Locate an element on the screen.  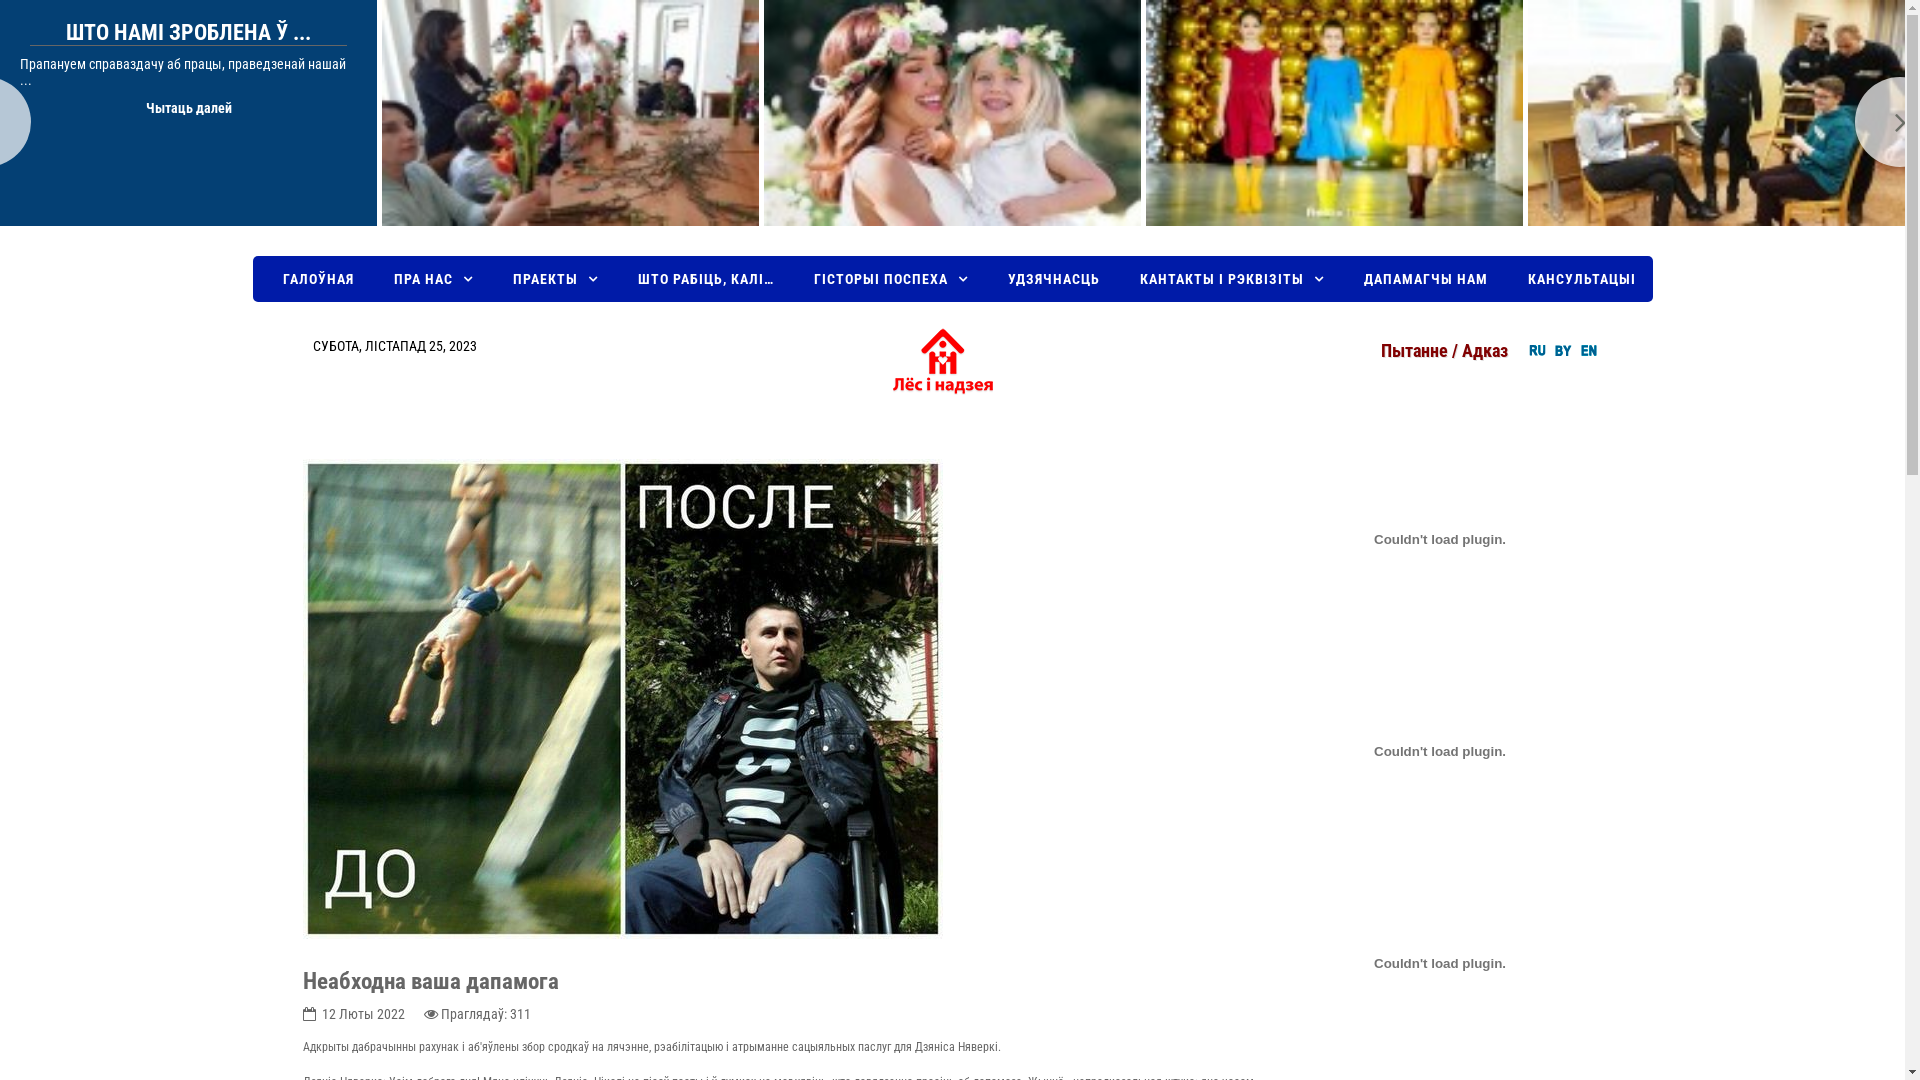
'Russian (Russia)' is located at coordinates (1526, 349).